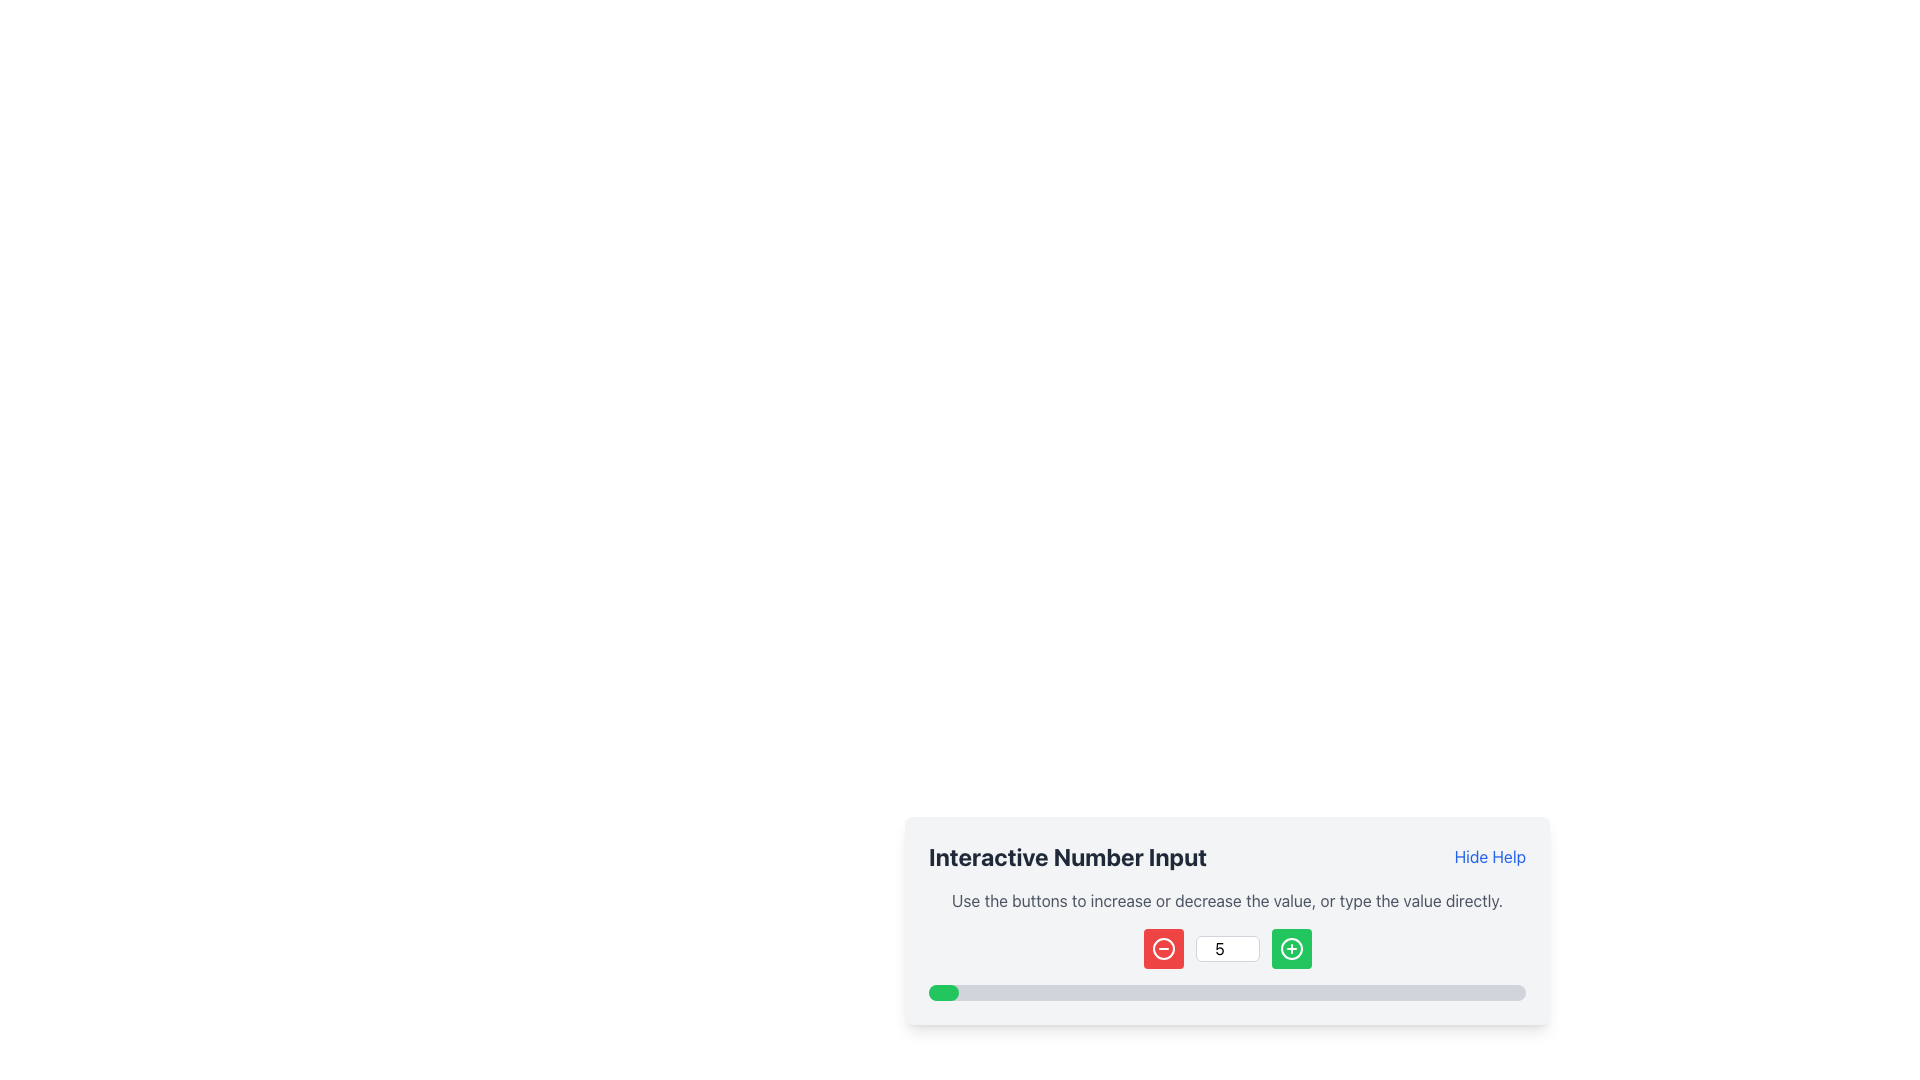  Describe the element at coordinates (1291, 947) in the screenshot. I see `the circular SVG element within the green square button to the right of the numeric input field to increment the value` at that location.